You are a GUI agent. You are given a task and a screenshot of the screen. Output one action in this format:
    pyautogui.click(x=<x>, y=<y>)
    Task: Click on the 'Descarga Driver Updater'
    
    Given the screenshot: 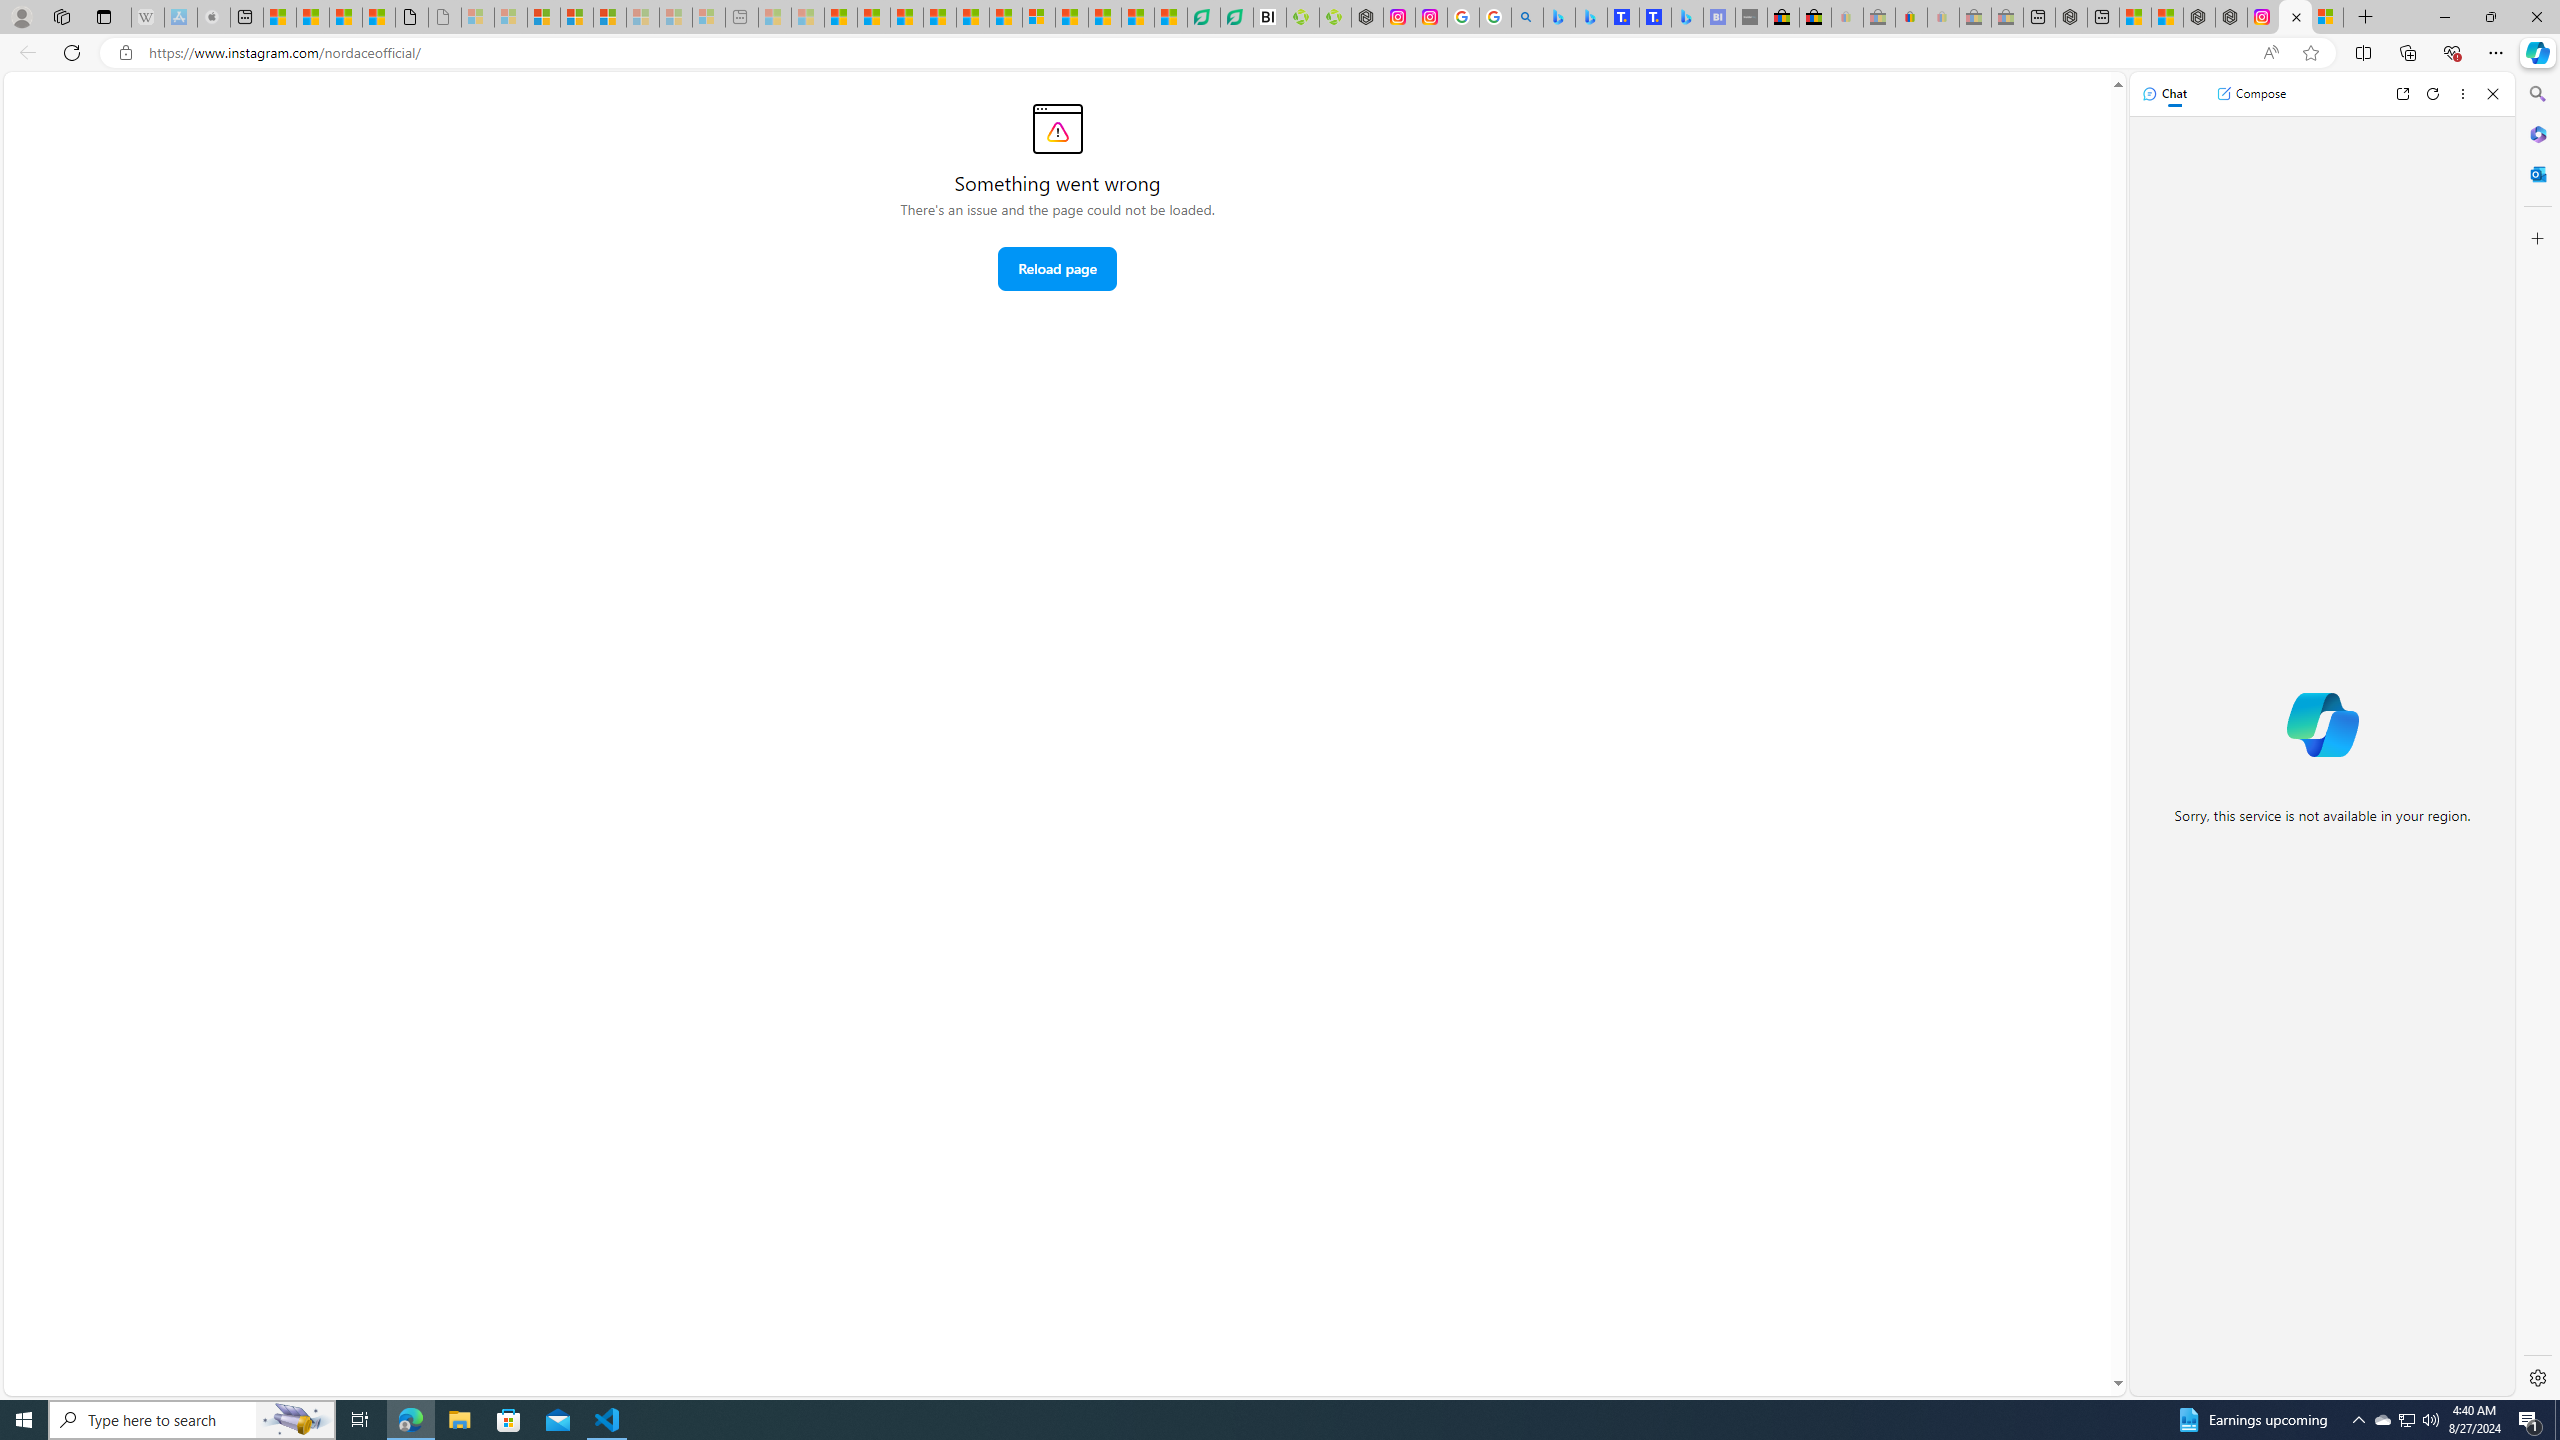 What is the action you would take?
    pyautogui.click(x=1334, y=16)
    